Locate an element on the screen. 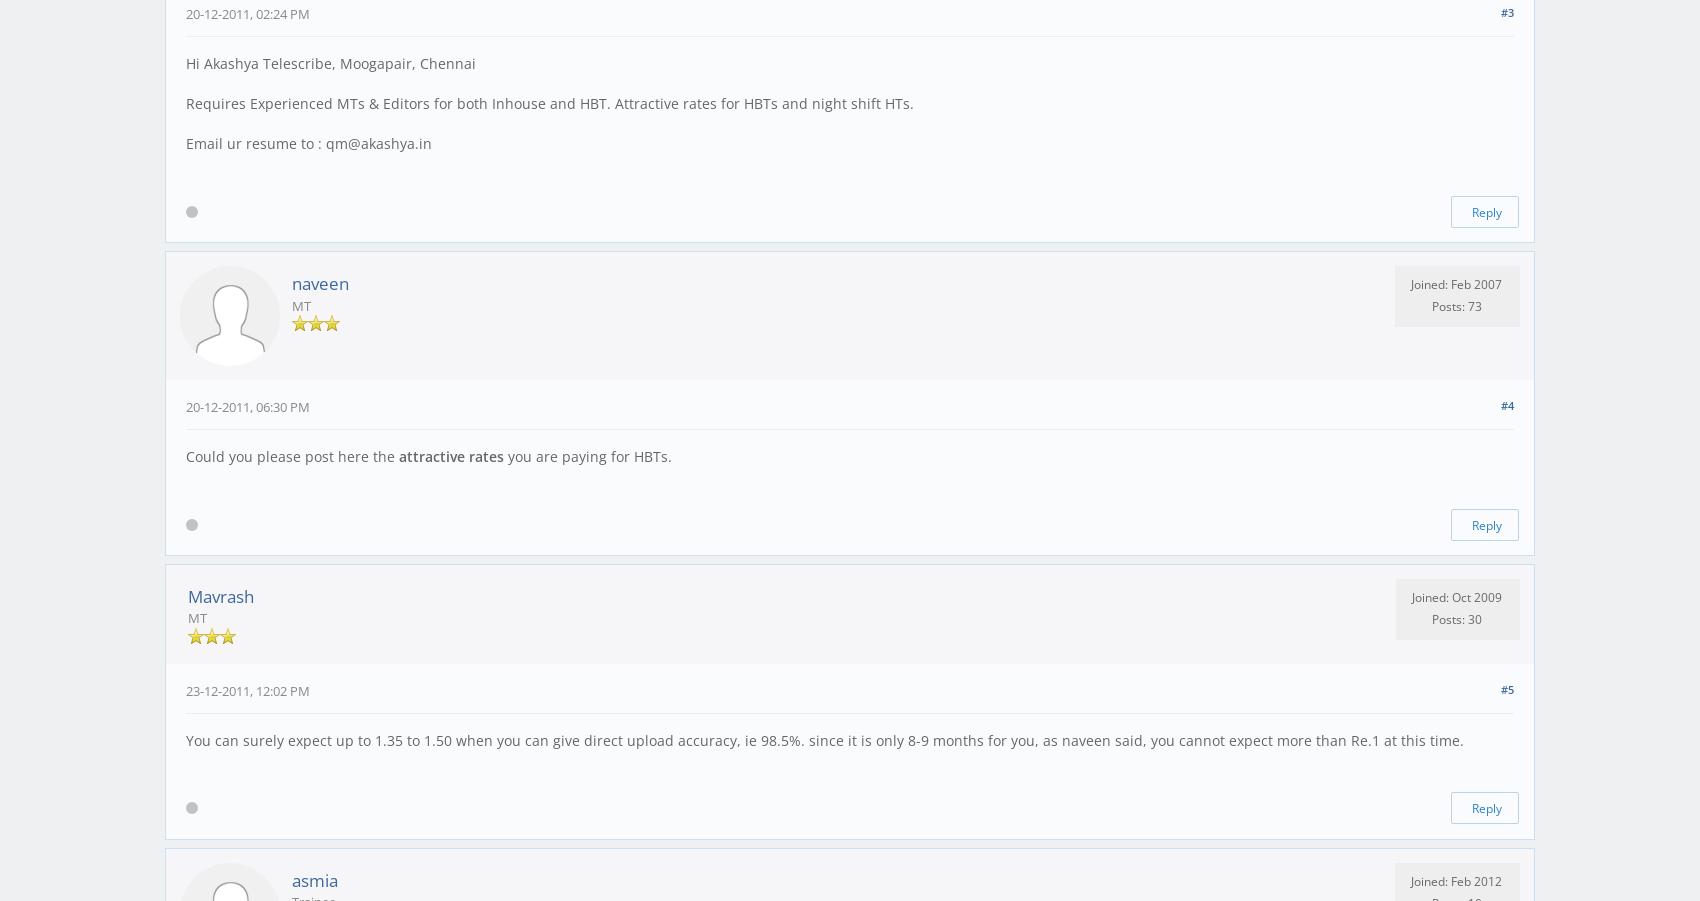  '20-12-2011, 06:30 PM' is located at coordinates (184, 405).